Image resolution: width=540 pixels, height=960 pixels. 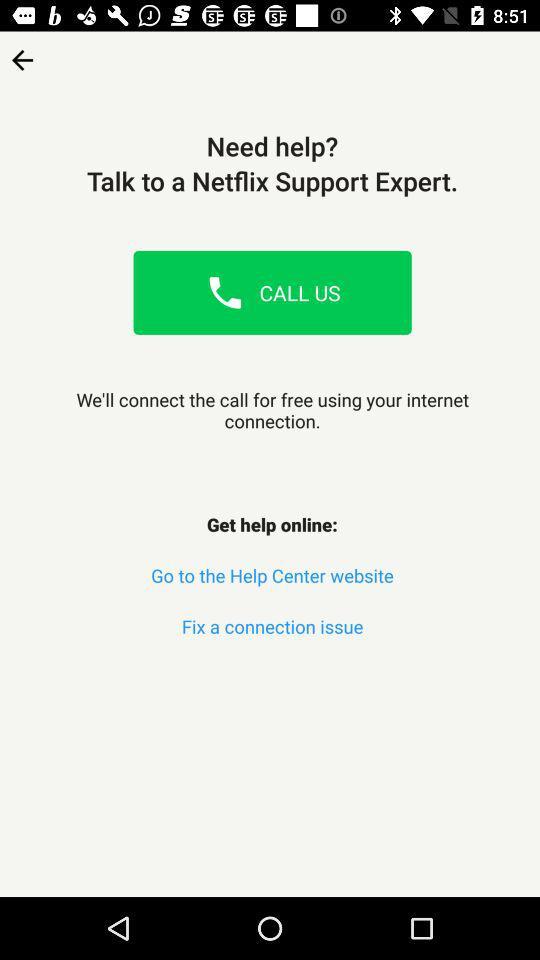 What do you see at coordinates (21, 52) in the screenshot?
I see `item at the top left corner` at bounding box center [21, 52].